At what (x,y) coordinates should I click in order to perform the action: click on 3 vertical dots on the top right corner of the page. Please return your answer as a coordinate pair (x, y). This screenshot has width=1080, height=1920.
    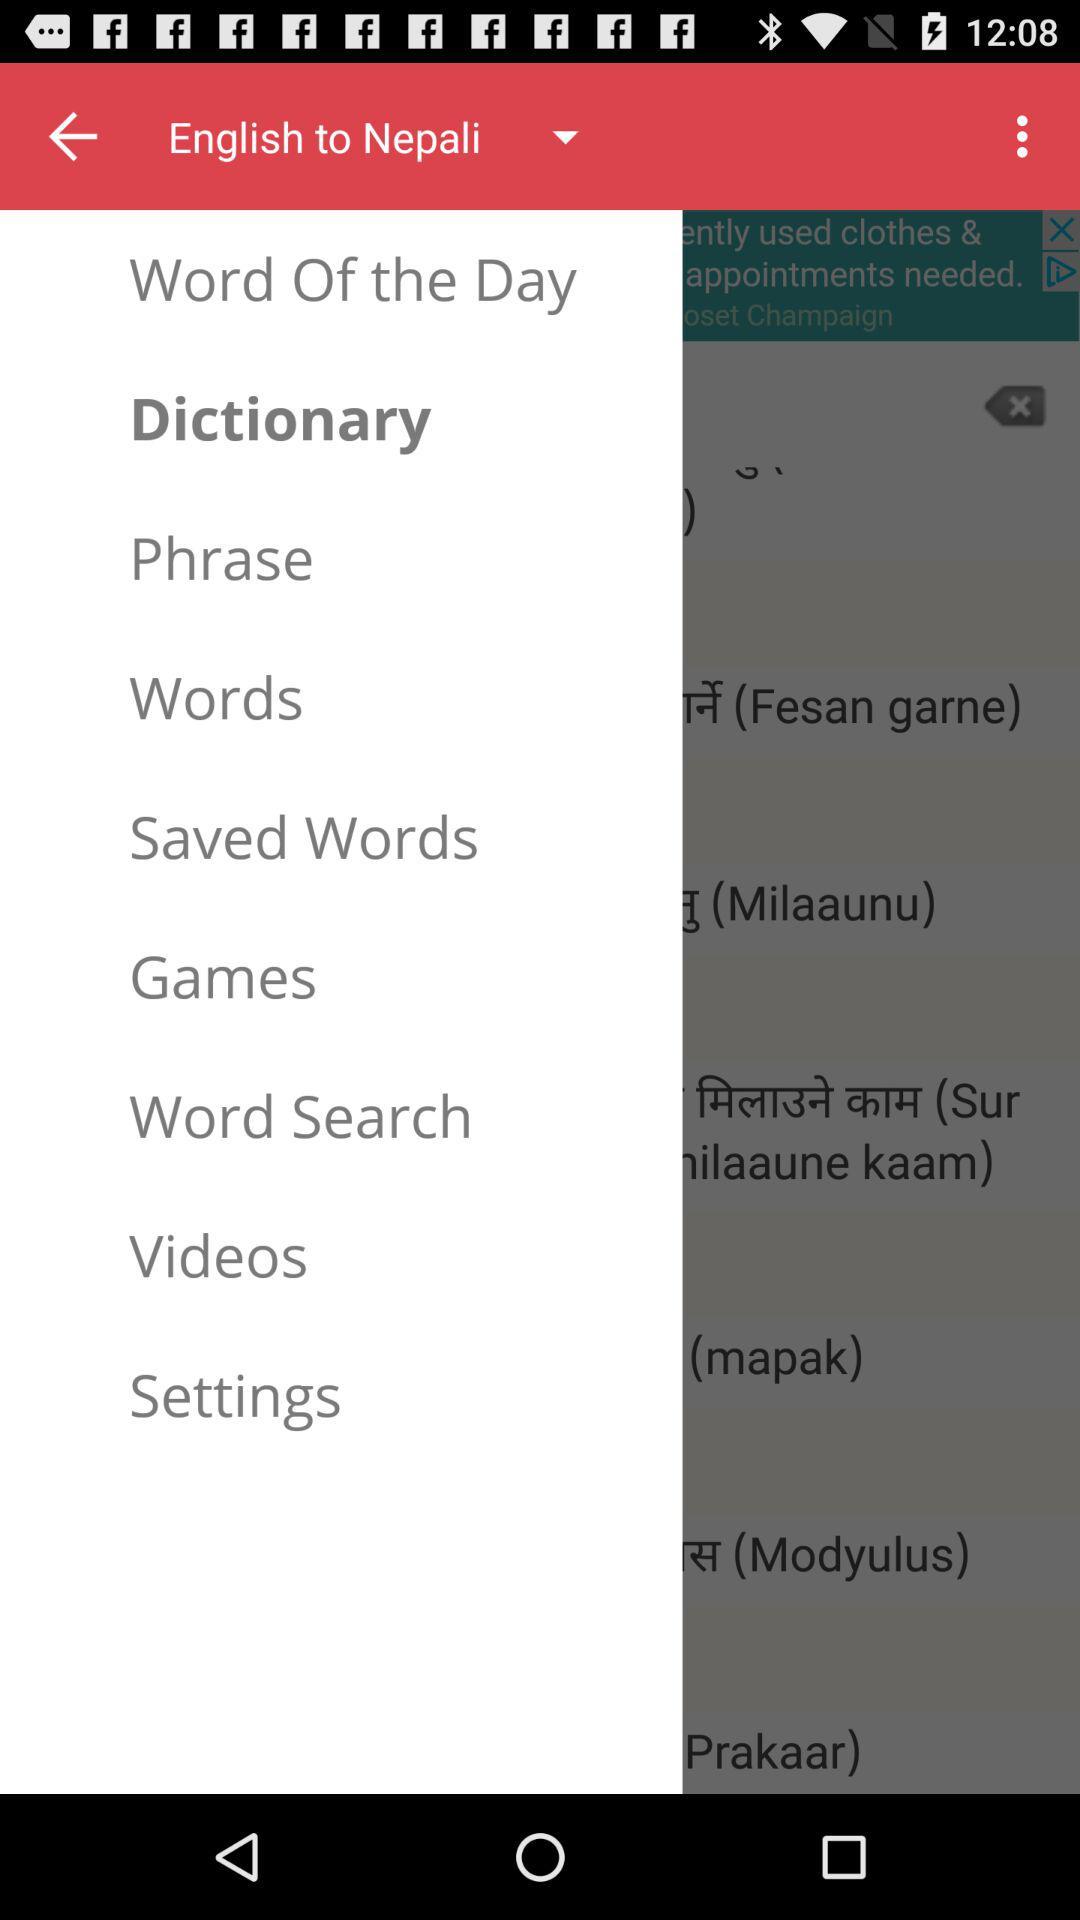
    Looking at the image, I should click on (1027, 136).